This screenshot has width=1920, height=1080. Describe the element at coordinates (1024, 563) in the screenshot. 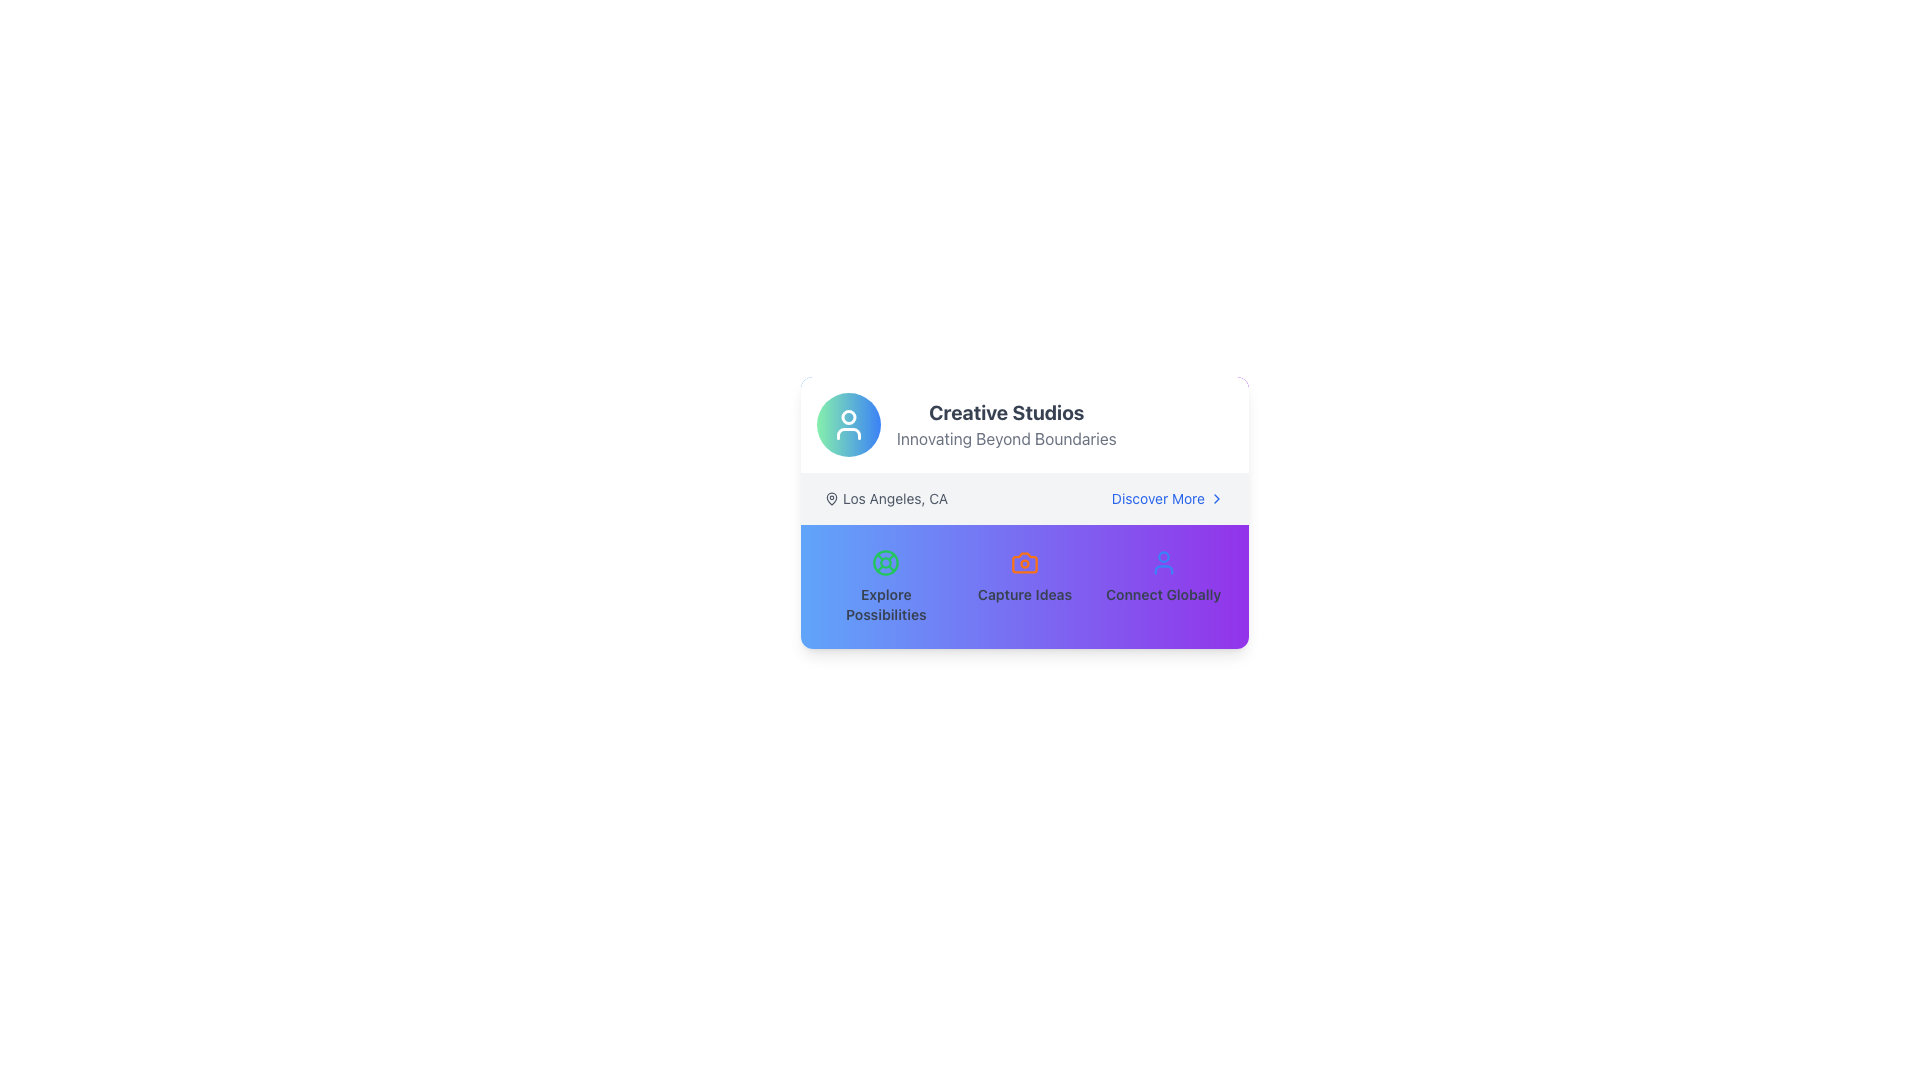

I see `the camera icon with an orange outline located in the 'Capture Ideas' section at the center of the card` at that location.